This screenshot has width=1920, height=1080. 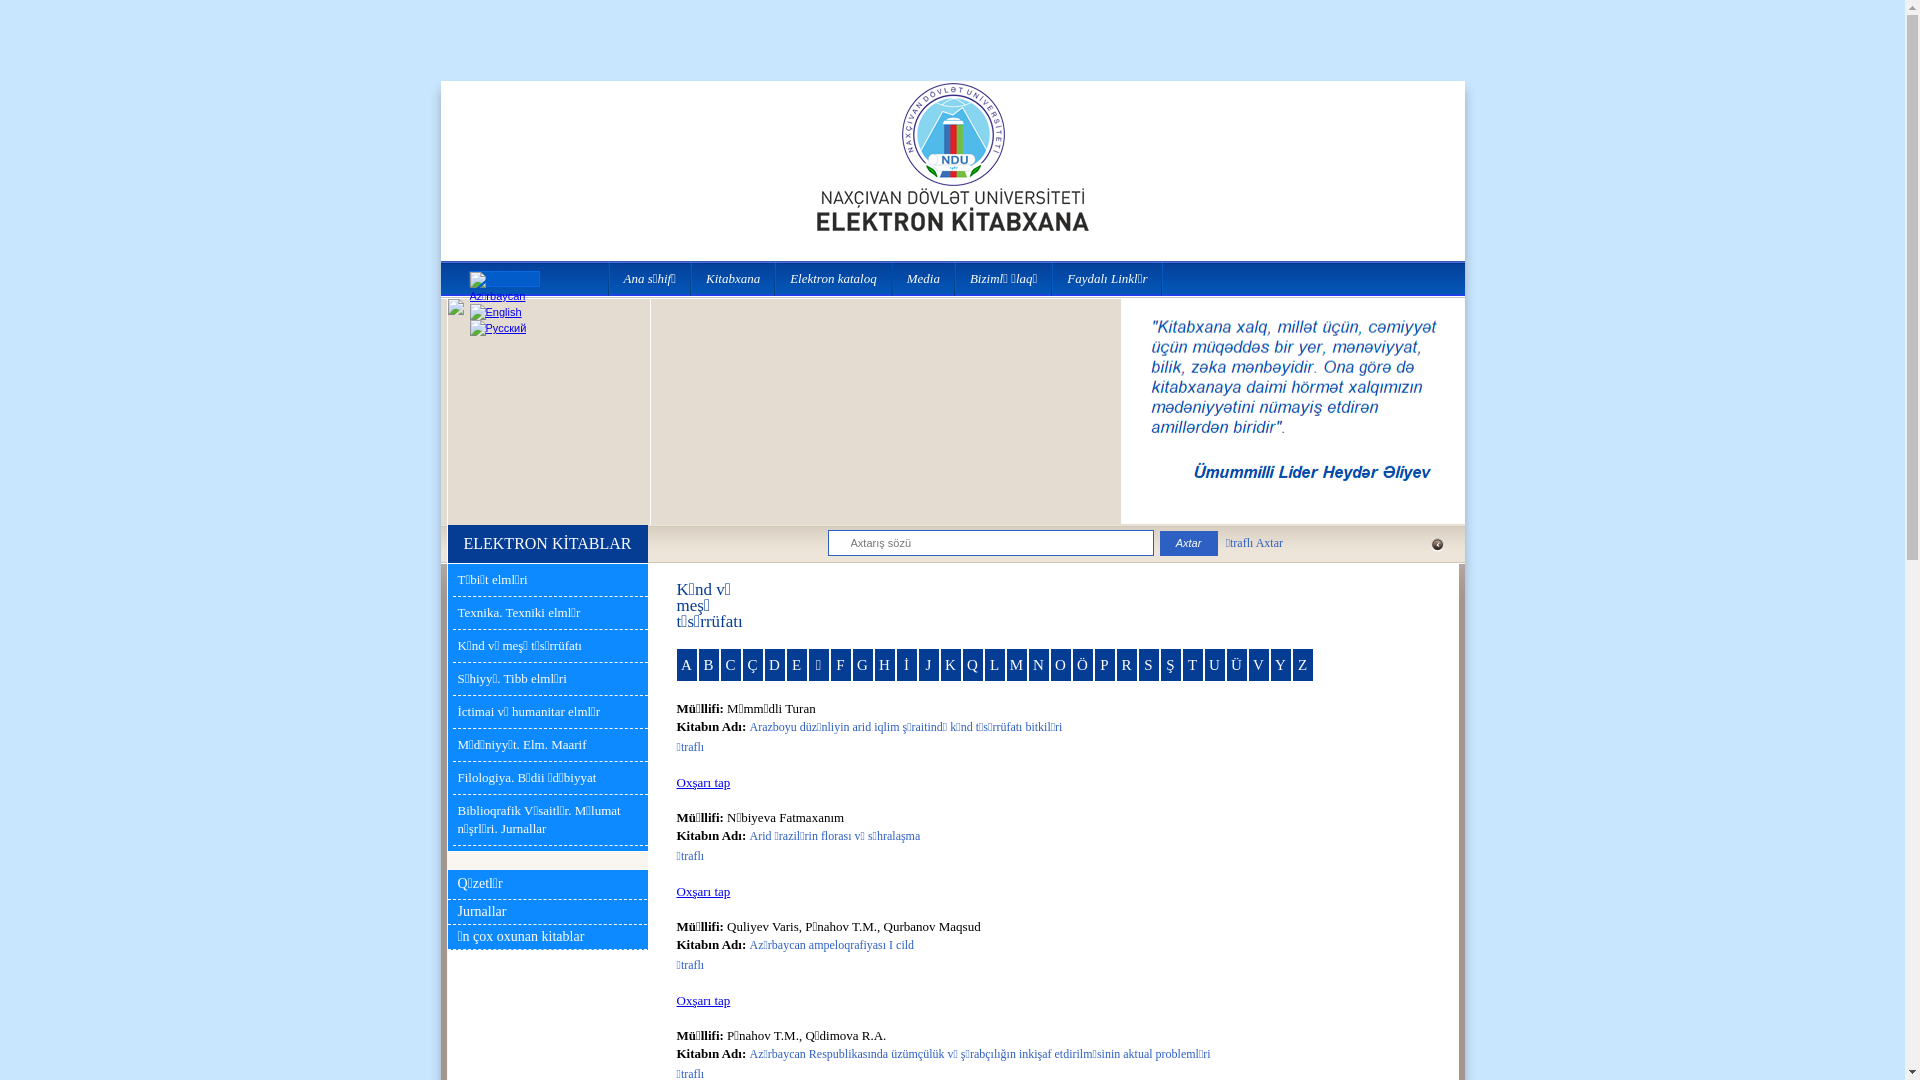 I want to click on 'V', so click(x=1251, y=664).